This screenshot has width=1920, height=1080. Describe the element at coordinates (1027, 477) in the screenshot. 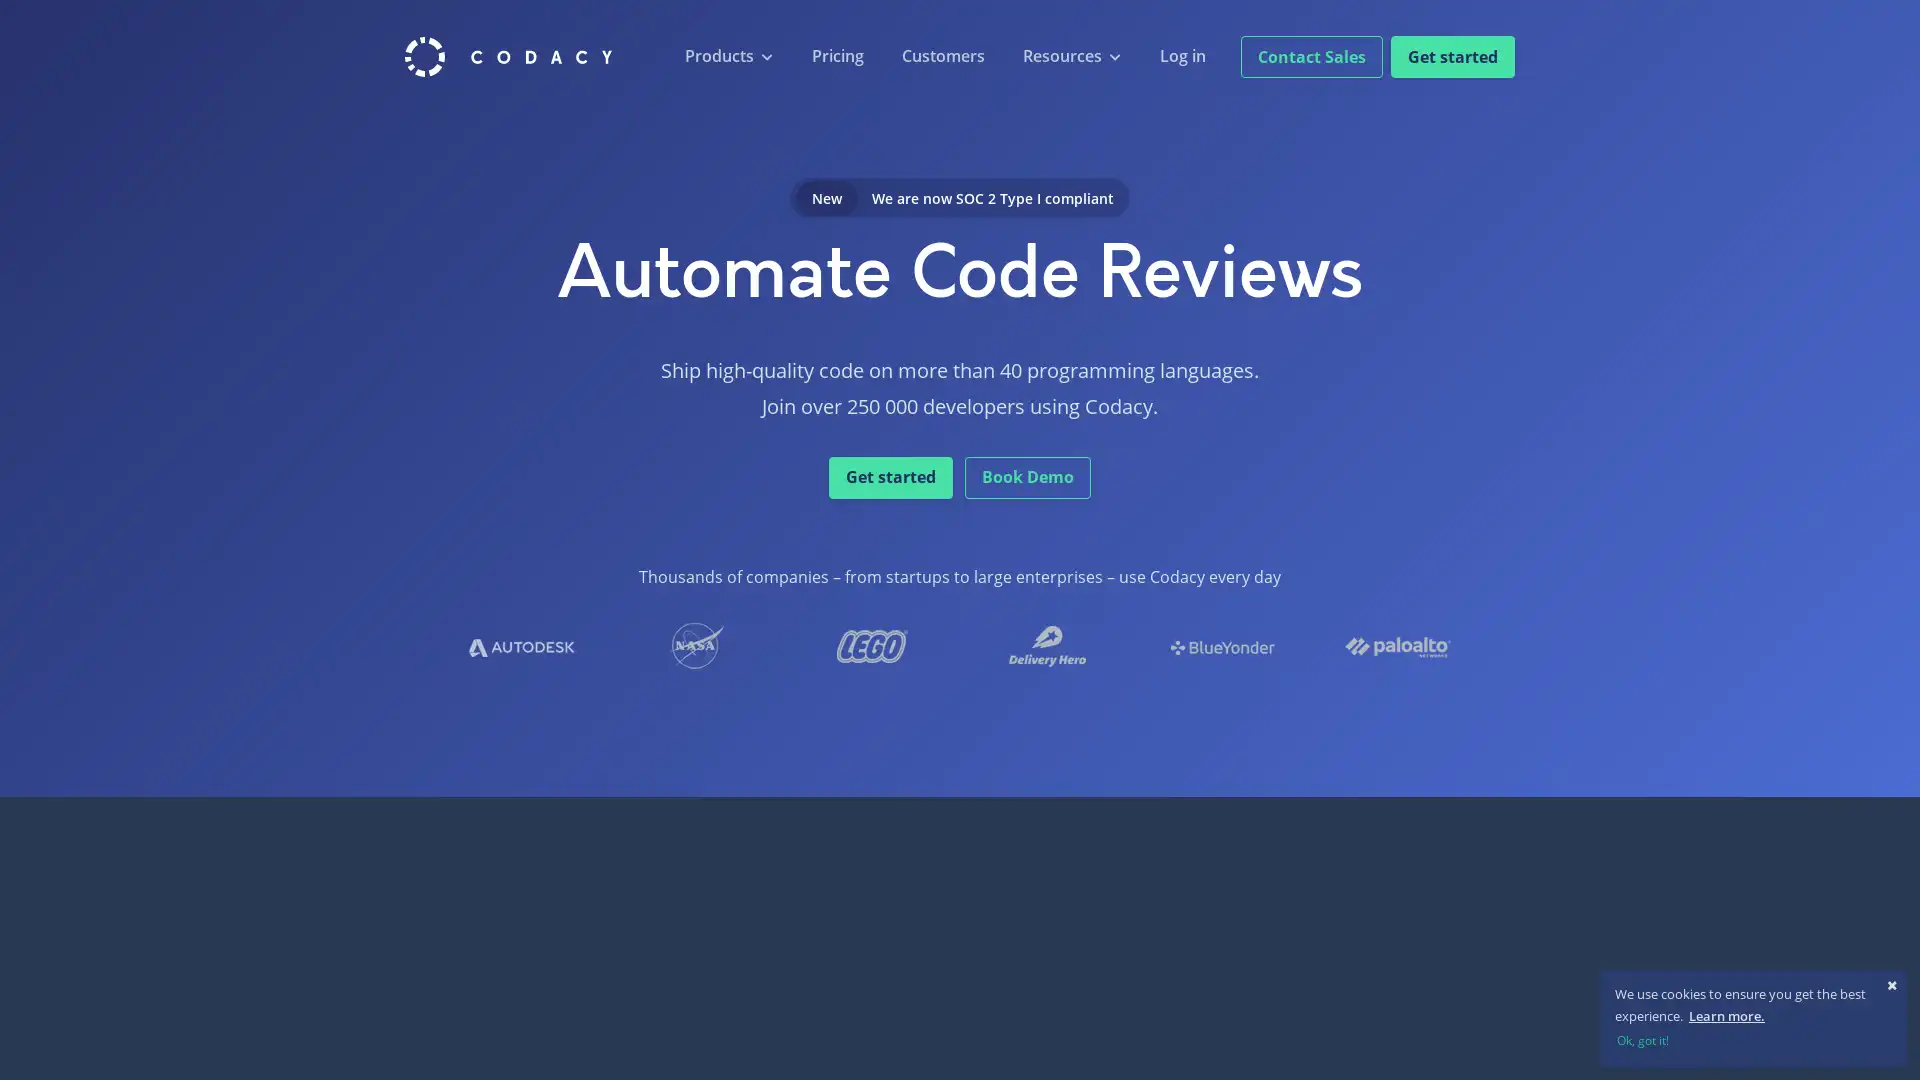

I see `Book Demo` at that location.